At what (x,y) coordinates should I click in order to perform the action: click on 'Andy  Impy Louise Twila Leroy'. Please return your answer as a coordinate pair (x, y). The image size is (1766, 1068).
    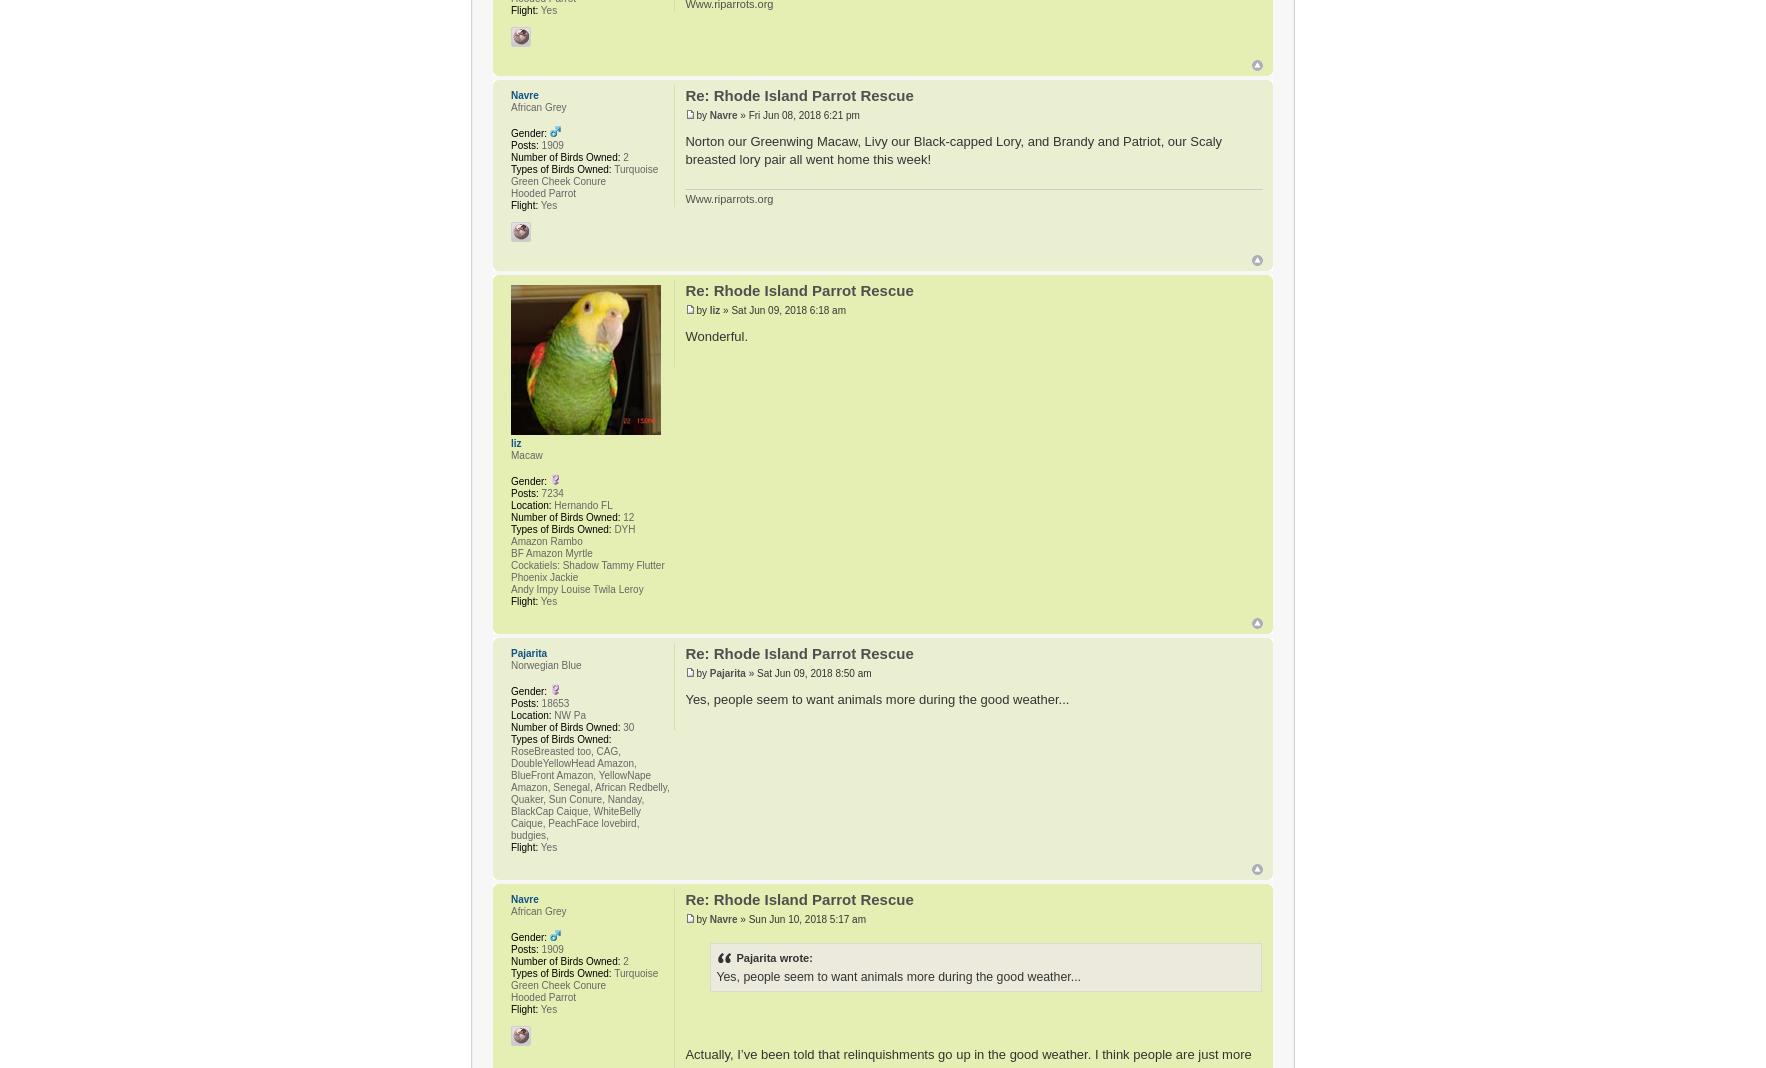
    Looking at the image, I should click on (576, 588).